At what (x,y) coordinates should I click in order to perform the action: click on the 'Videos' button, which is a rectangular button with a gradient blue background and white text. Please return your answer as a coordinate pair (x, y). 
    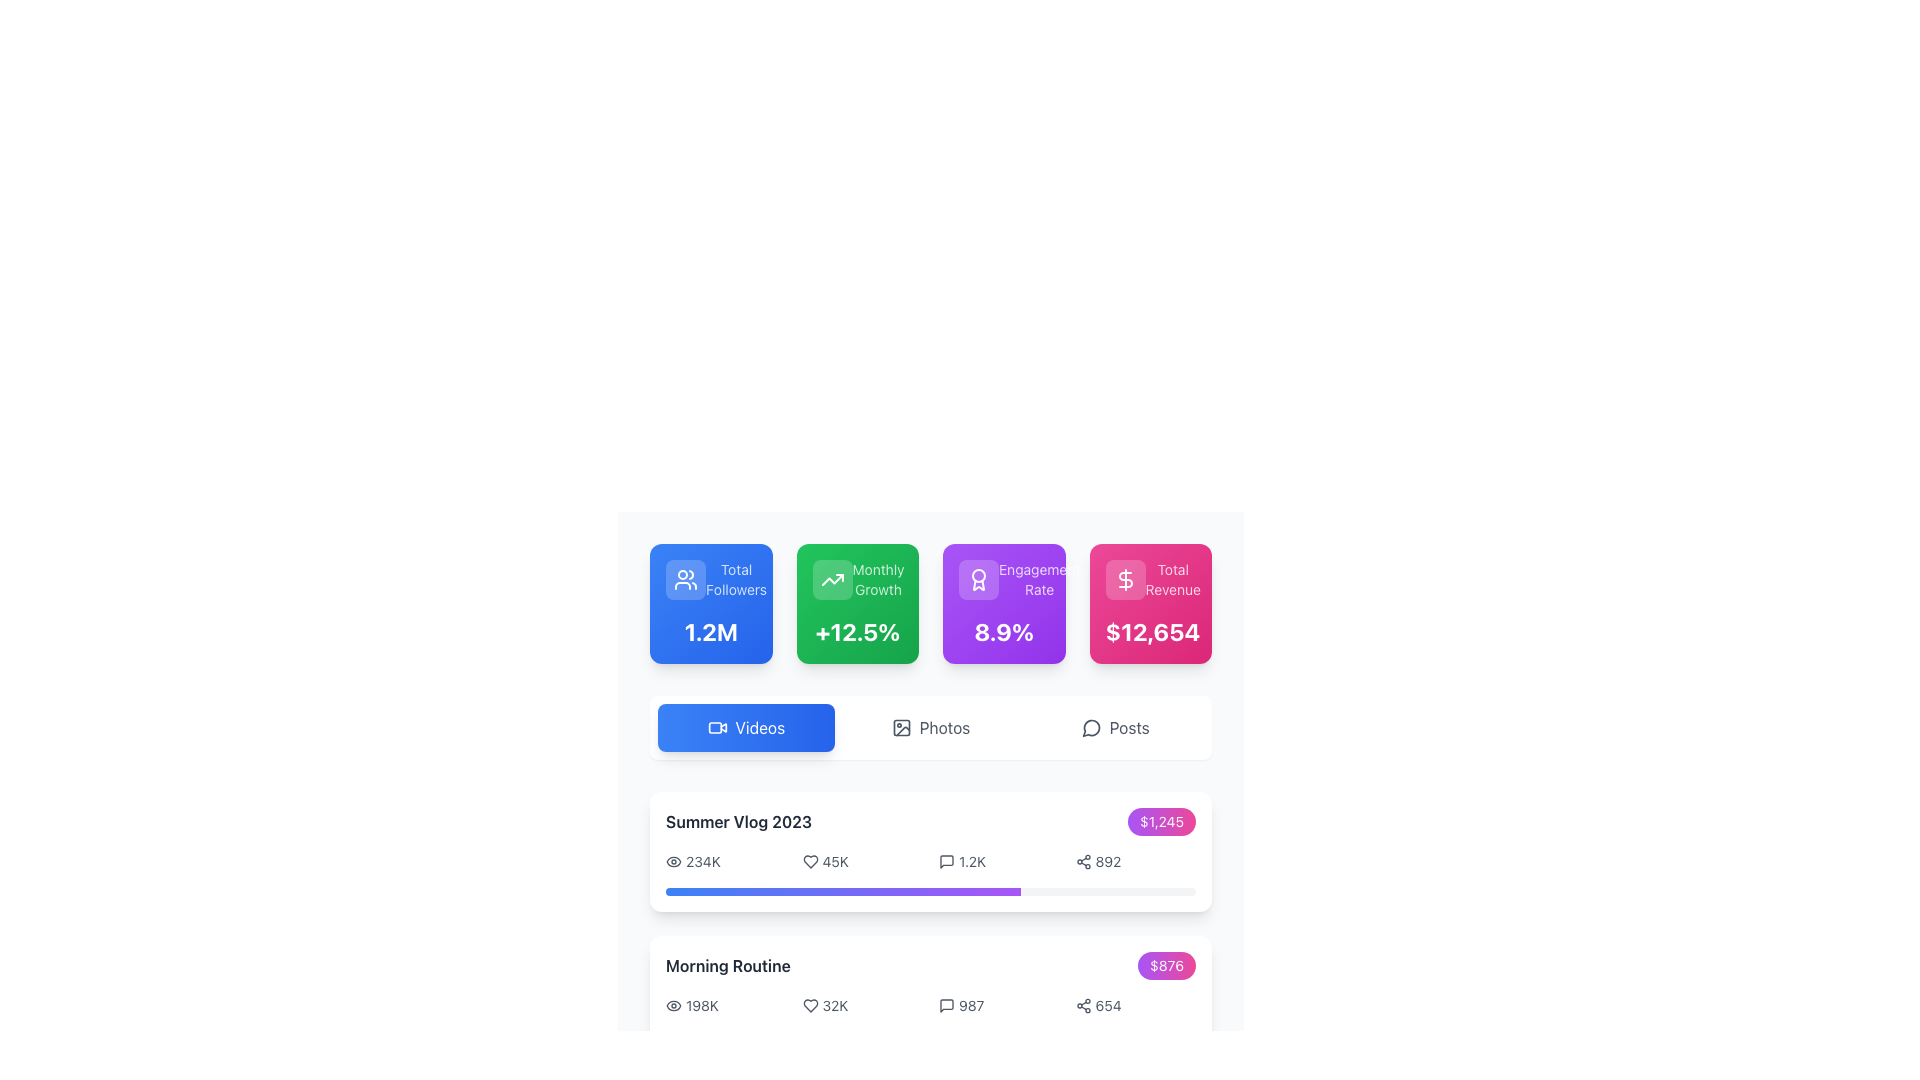
    Looking at the image, I should click on (745, 728).